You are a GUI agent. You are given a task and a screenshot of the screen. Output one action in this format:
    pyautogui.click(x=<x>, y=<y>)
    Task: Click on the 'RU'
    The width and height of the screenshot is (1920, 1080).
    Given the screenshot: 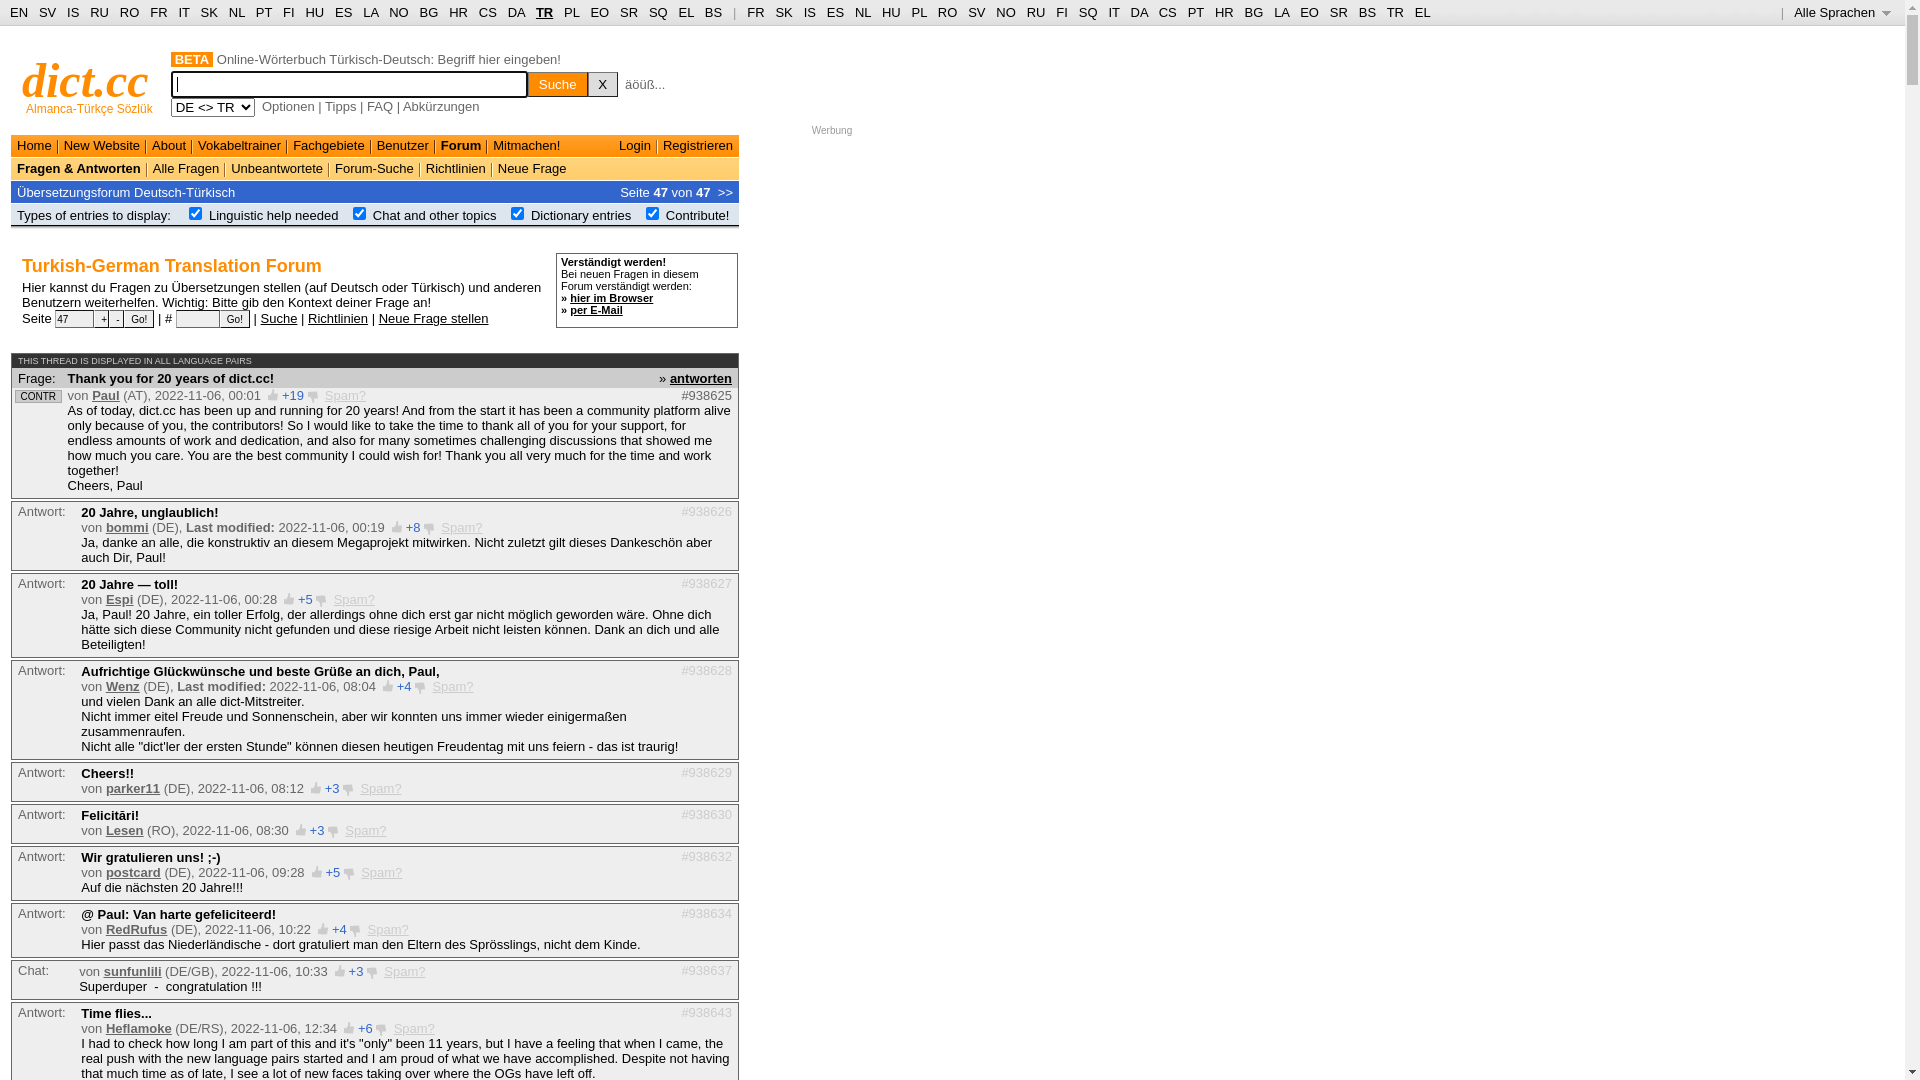 What is the action you would take?
    pyautogui.click(x=89, y=12)
    